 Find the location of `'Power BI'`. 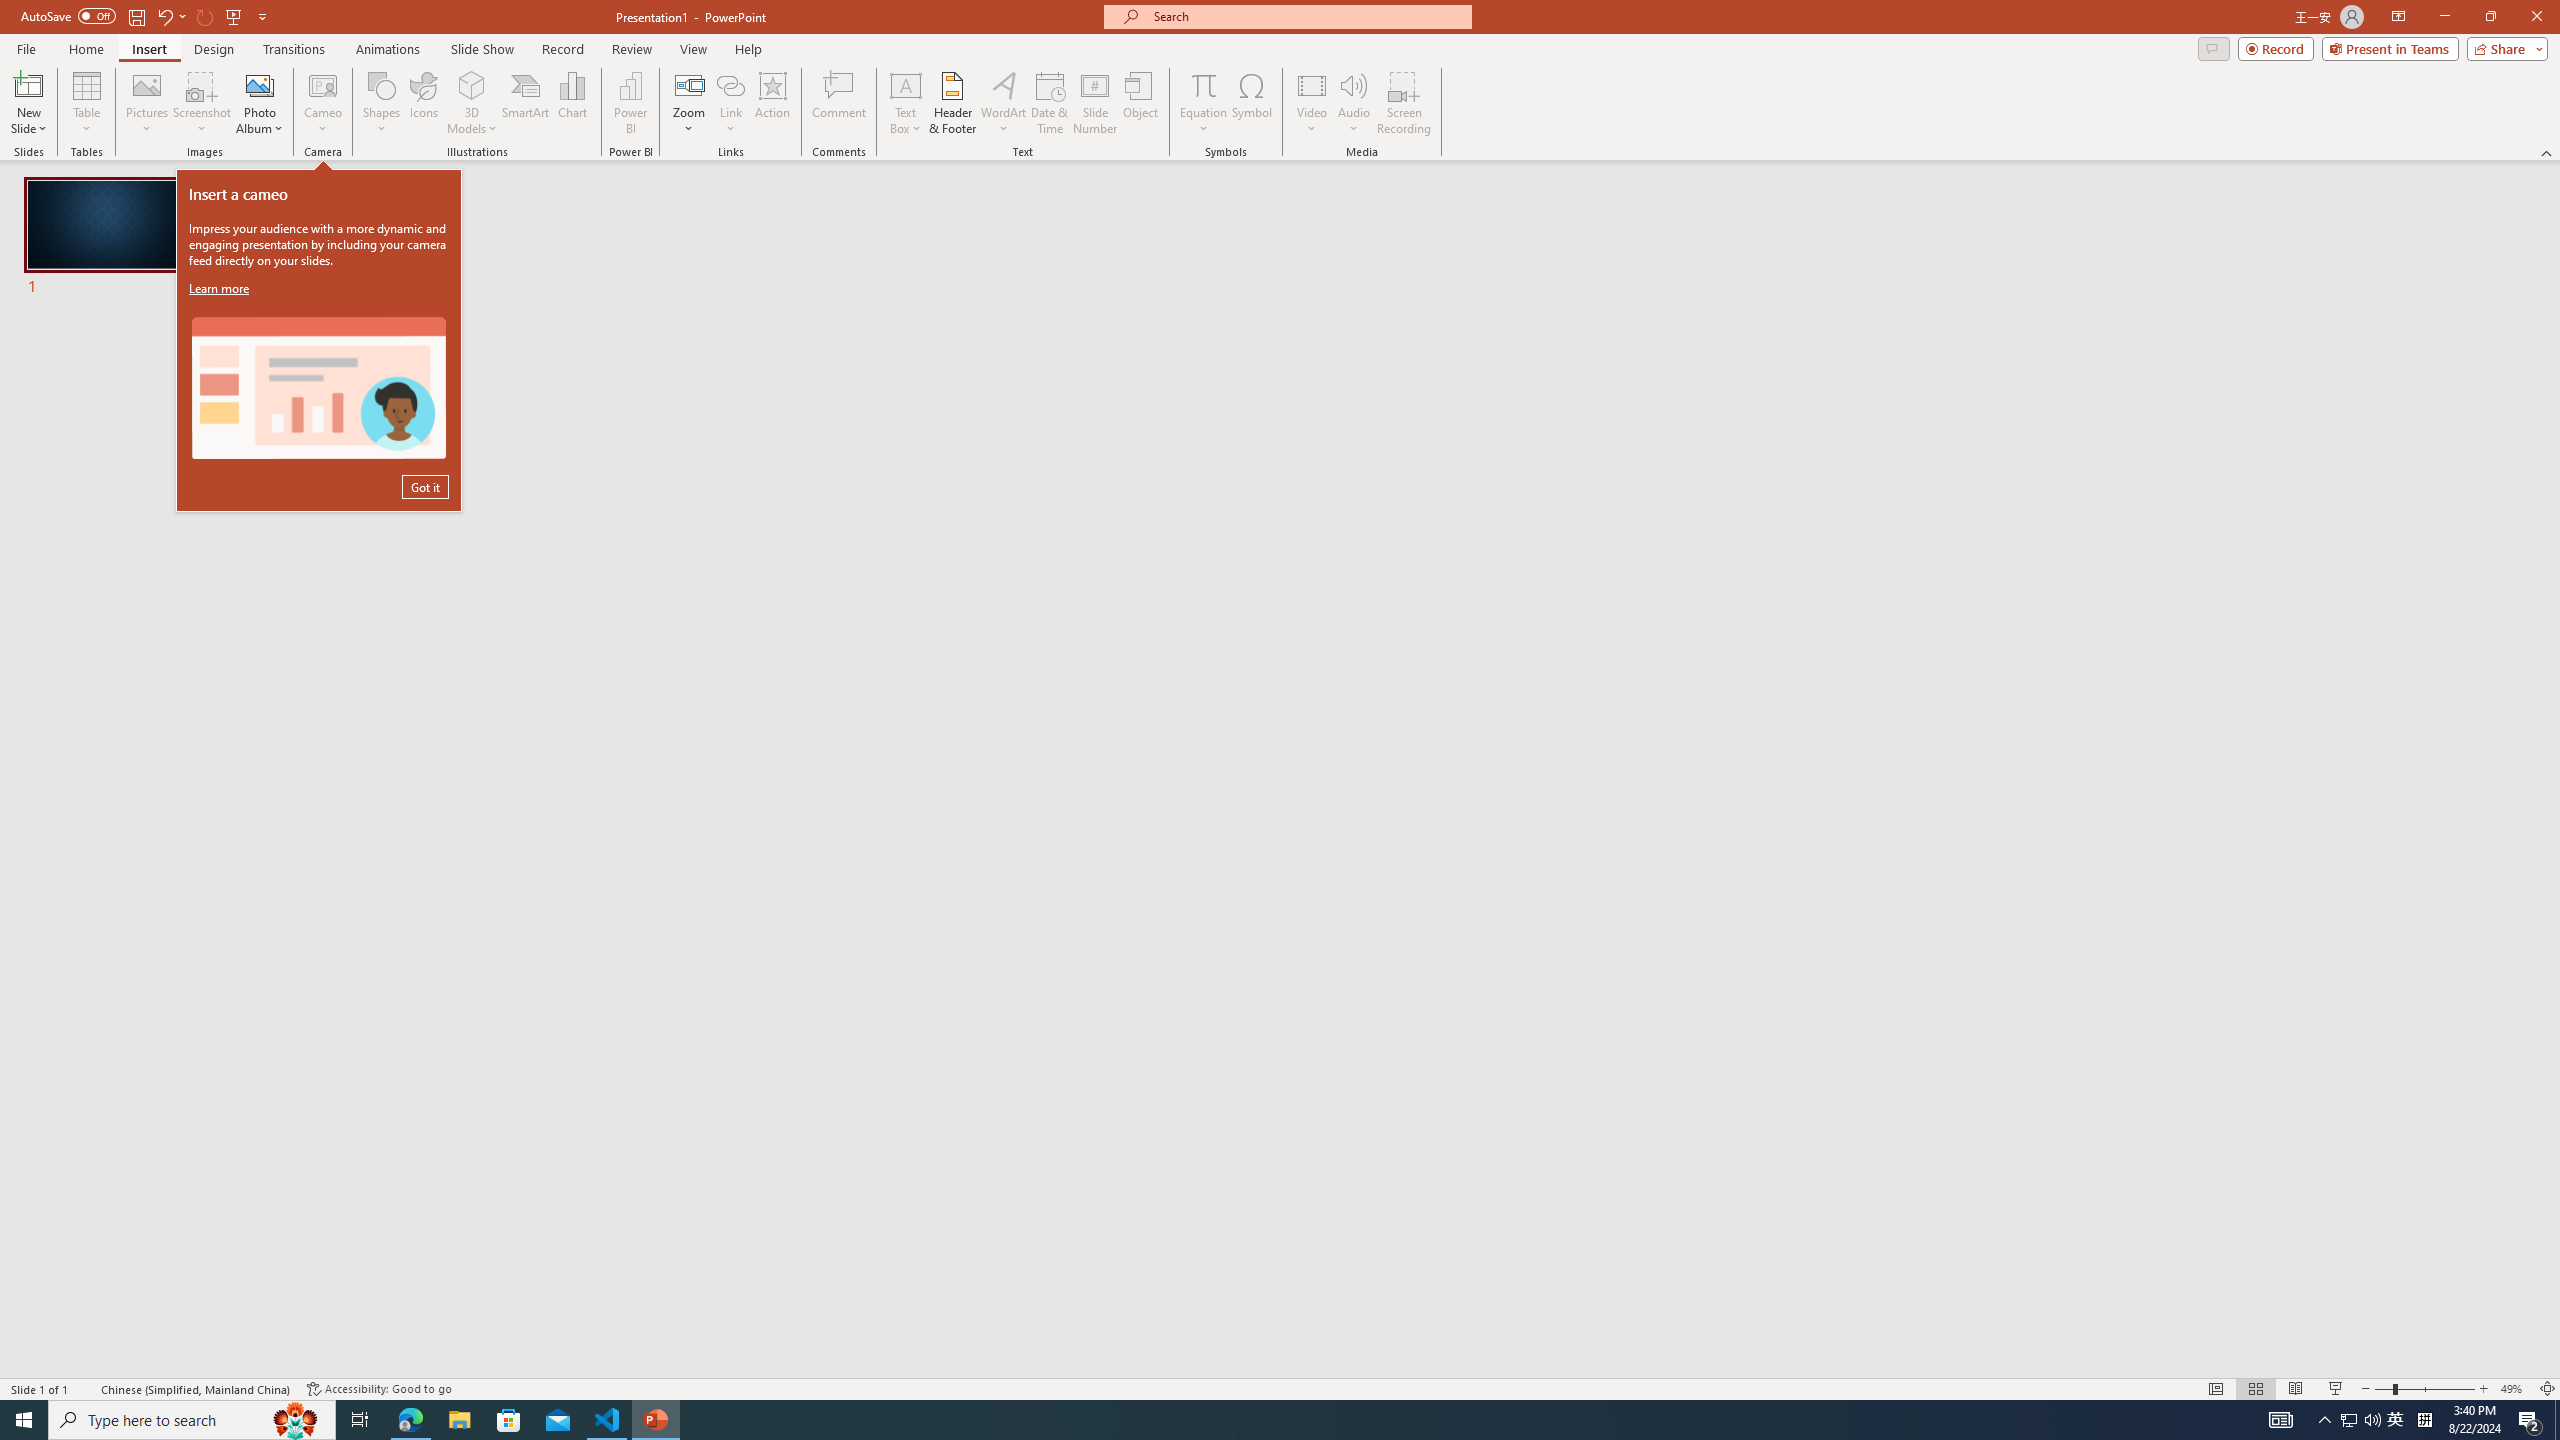

'Power BI' is located at coordinates (631, 103).